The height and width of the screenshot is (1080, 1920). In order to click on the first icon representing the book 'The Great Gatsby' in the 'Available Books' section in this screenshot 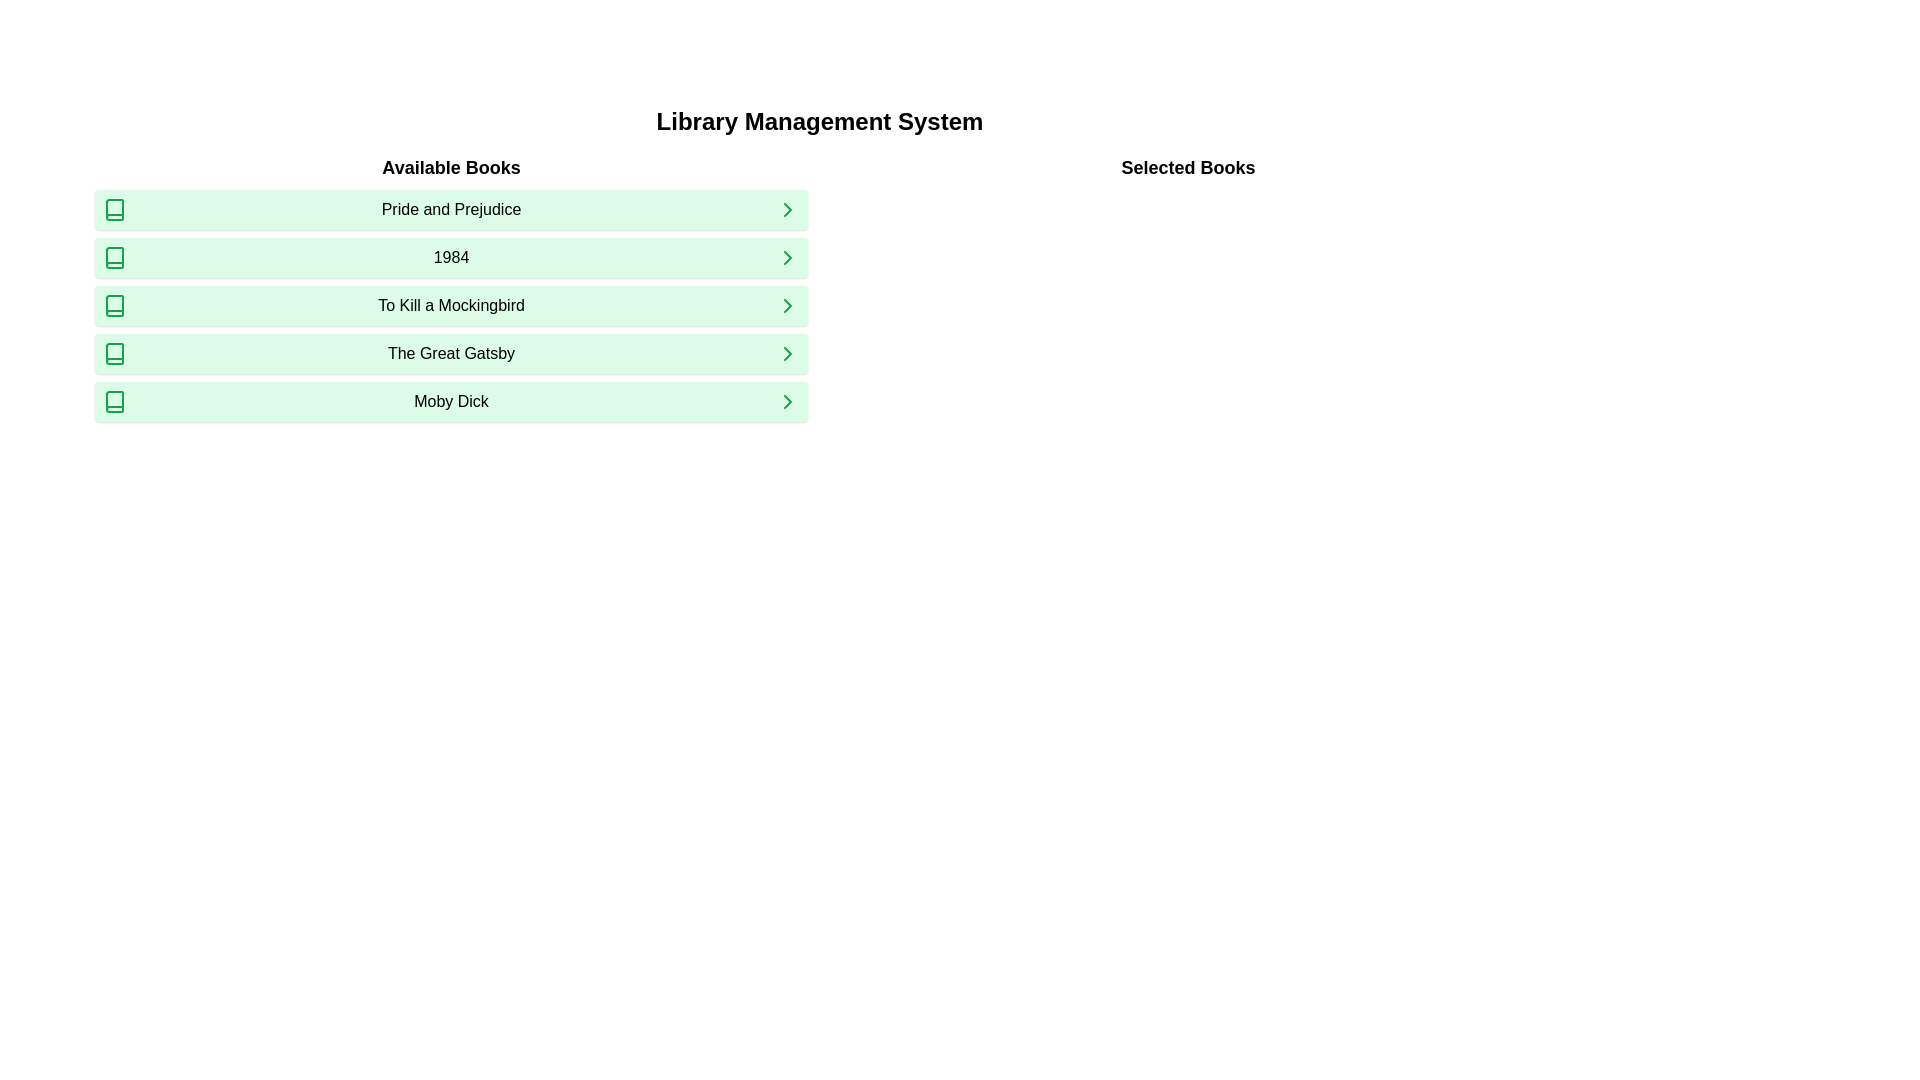, I will do `click(114, 353)`.